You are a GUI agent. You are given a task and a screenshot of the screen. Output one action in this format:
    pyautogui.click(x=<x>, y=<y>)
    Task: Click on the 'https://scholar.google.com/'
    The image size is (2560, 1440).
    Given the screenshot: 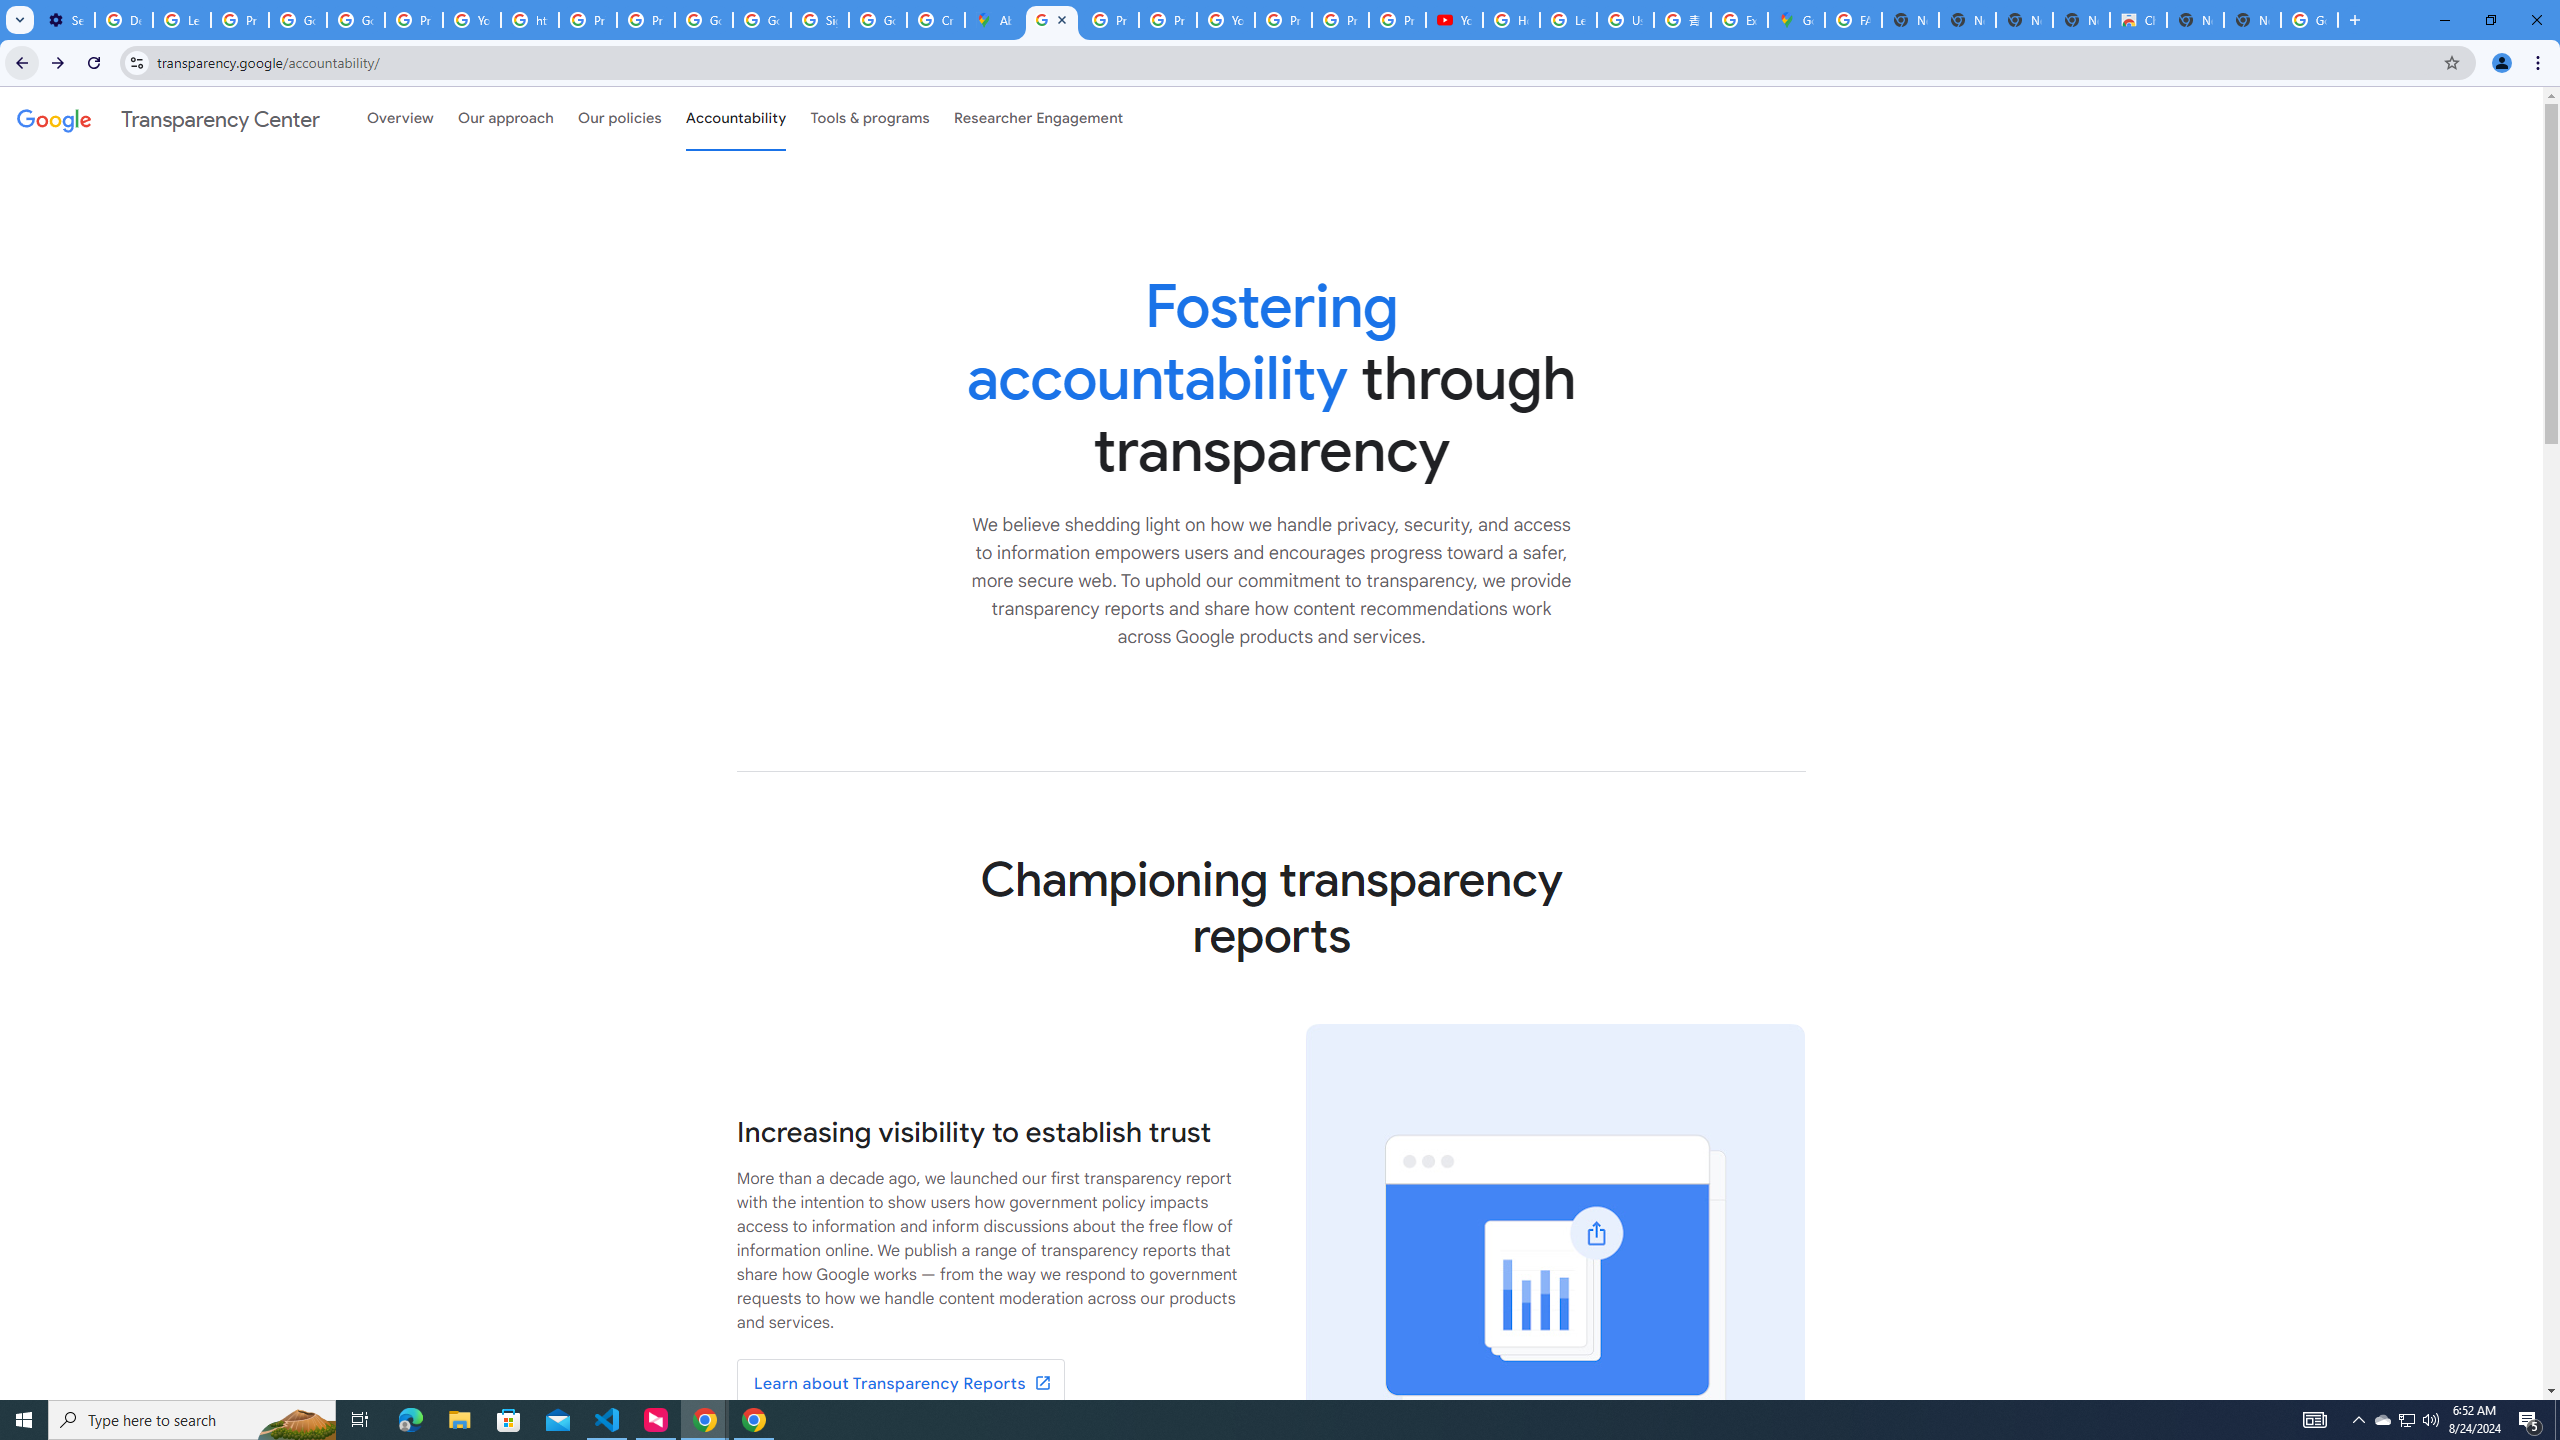 What is the action you would take?
    pyautogui.click(x=529, y=19)
    